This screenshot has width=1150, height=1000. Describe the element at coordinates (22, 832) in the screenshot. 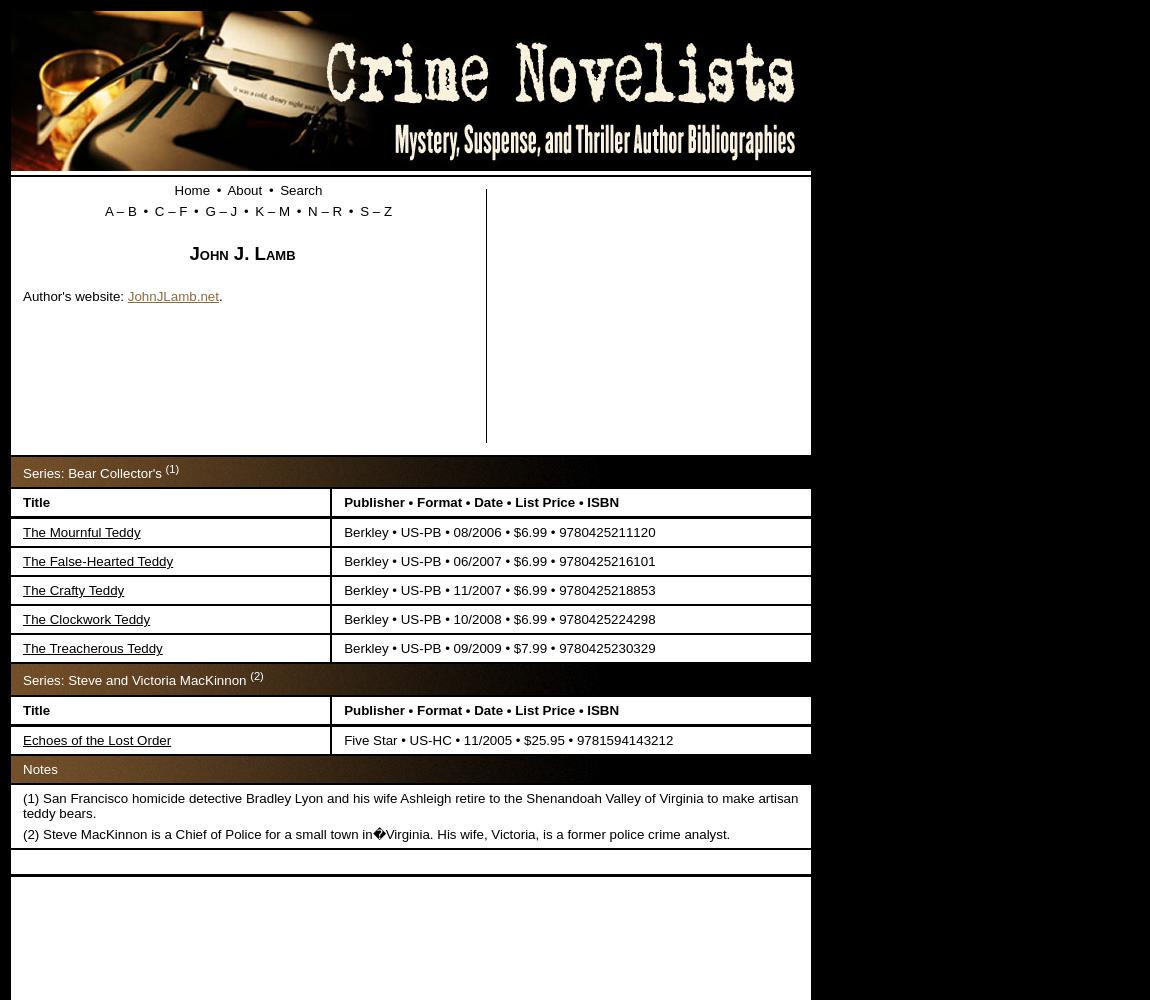

I see `'(2) Steve MacKinnon is a Chief of Police for a small town in�Virginia. His wife, Victoria, is a former police crime analyst.'` at that location.